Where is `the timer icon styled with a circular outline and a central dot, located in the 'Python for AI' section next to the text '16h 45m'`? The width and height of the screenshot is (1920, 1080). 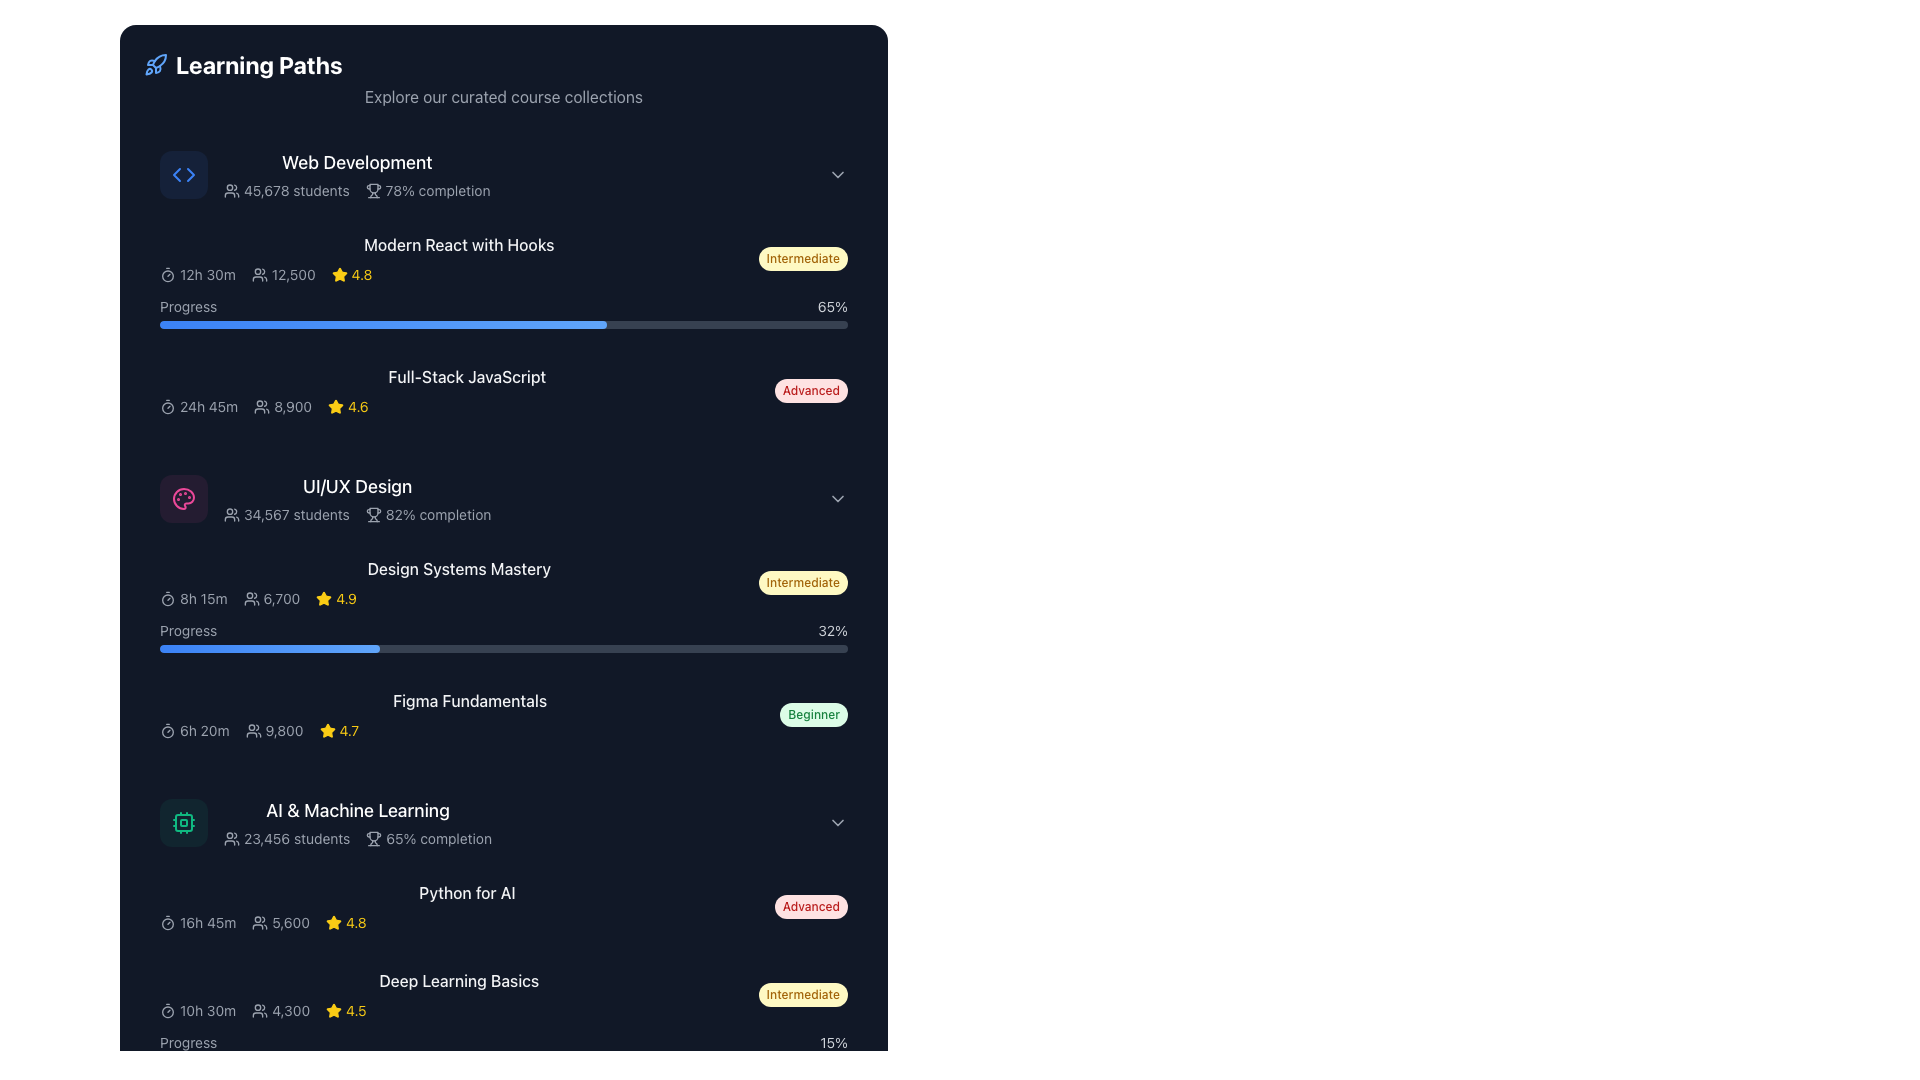
the timer icon styled with a circular outline and a central dot, located in the 'Python for AI' section next to the text '16h 45m' is located at coordinates (168, 922).